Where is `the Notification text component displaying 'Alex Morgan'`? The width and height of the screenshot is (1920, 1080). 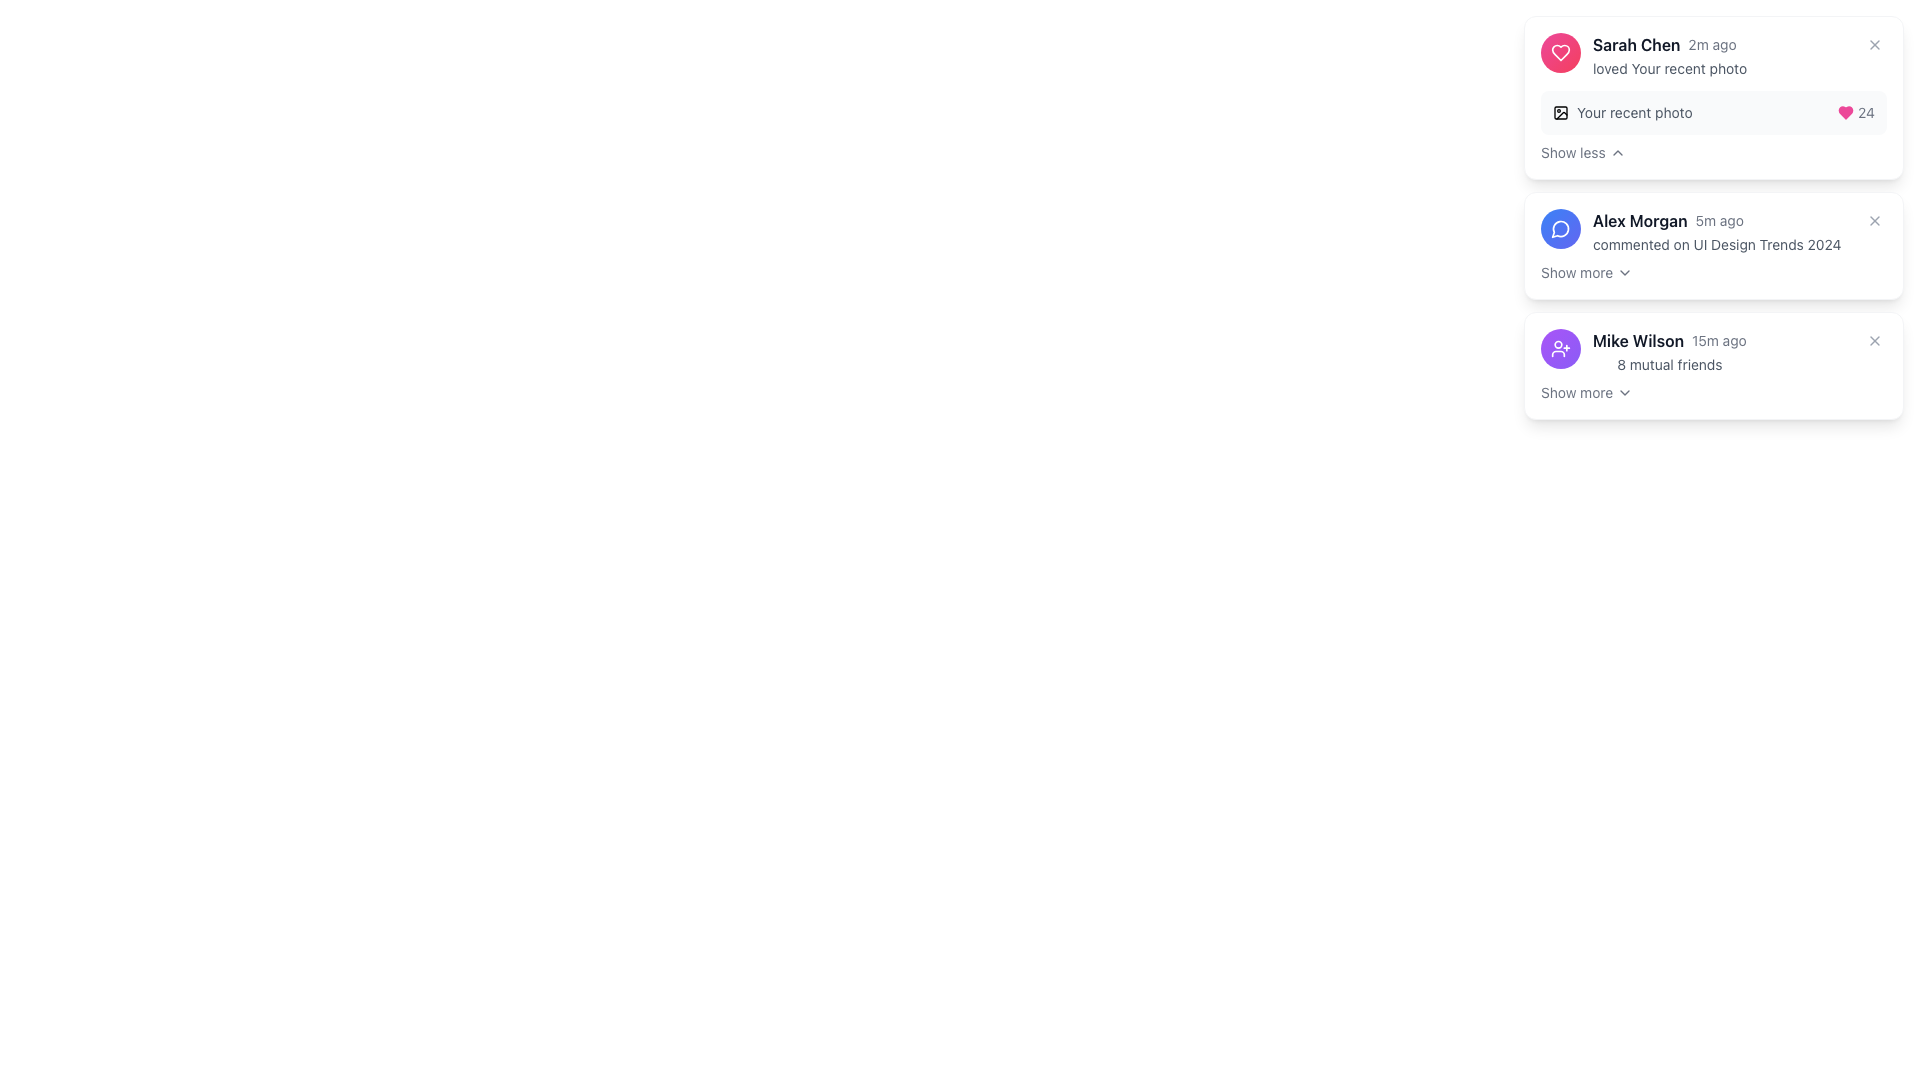 the Notification text component displaying 'Alex Morgan' is located at coordinates (1716, 230).